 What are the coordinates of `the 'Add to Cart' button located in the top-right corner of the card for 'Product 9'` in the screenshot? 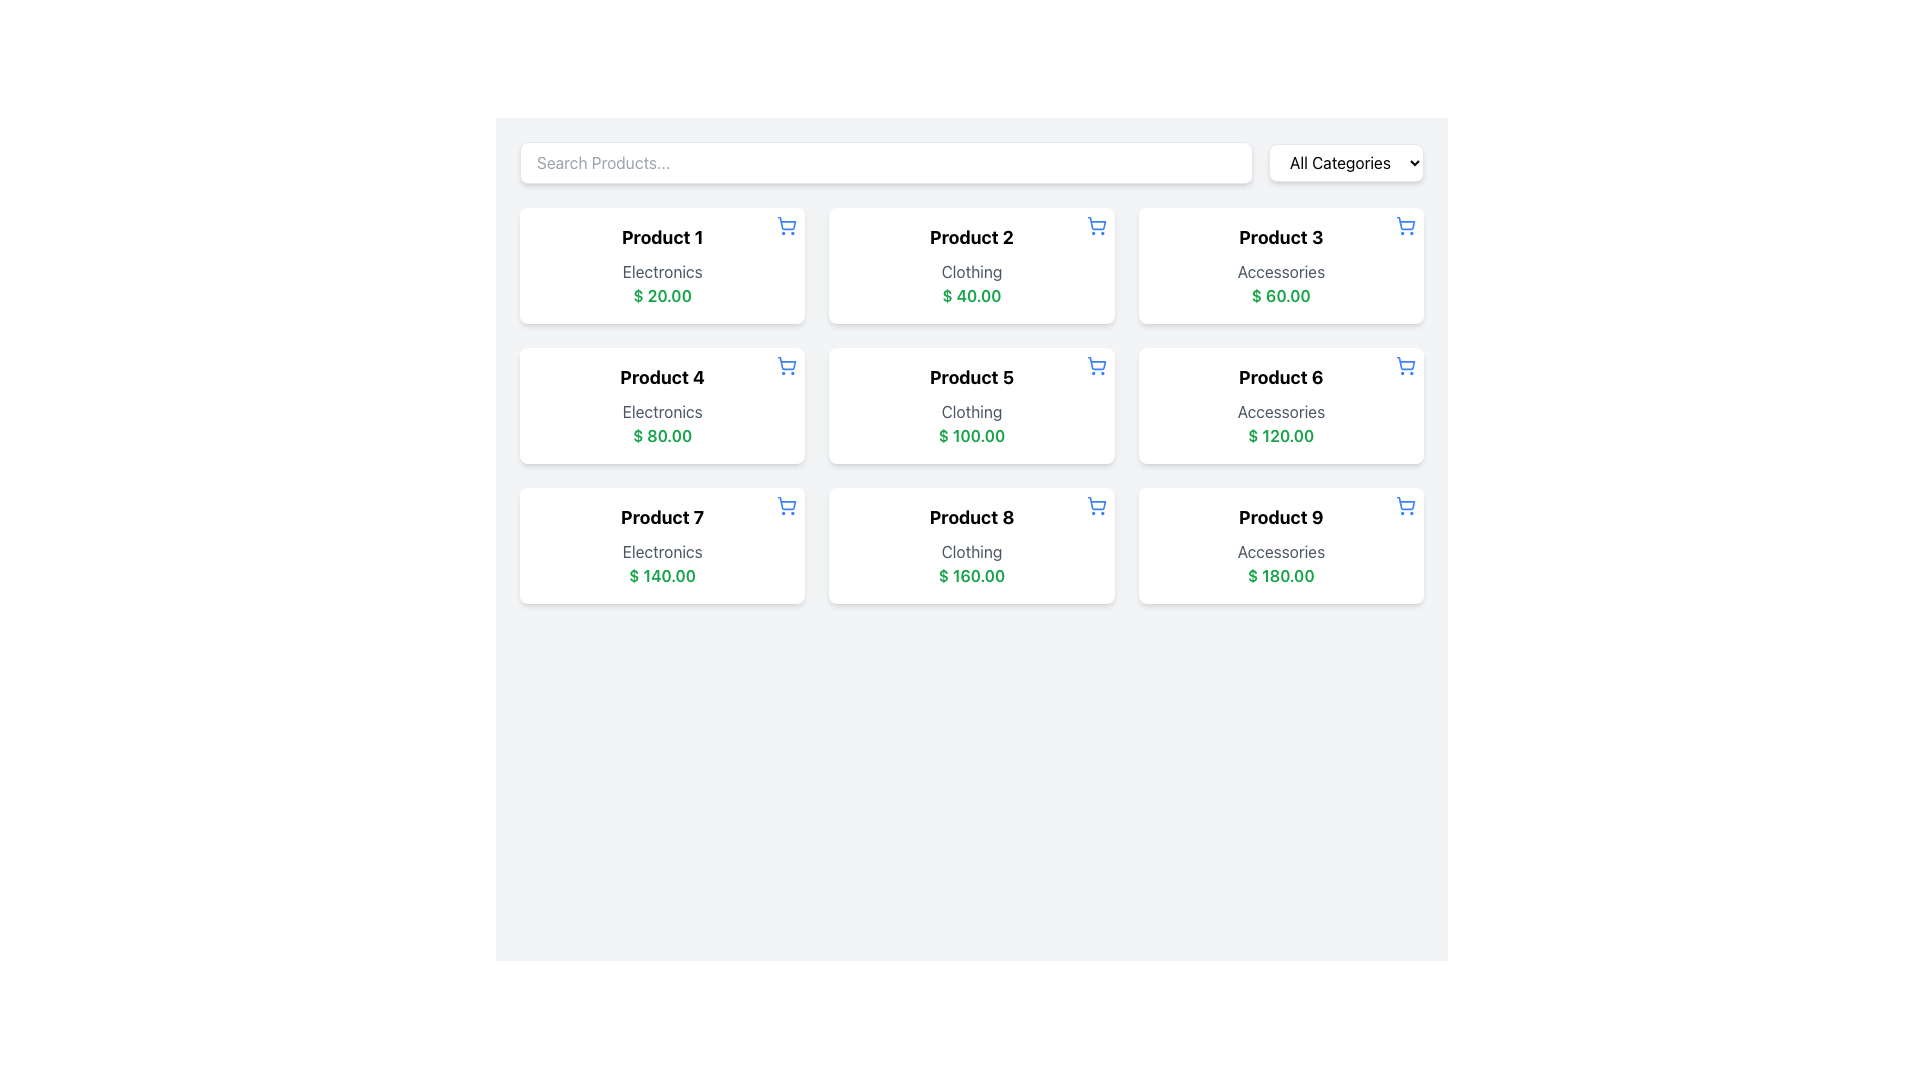 It's located at (1405, 504).